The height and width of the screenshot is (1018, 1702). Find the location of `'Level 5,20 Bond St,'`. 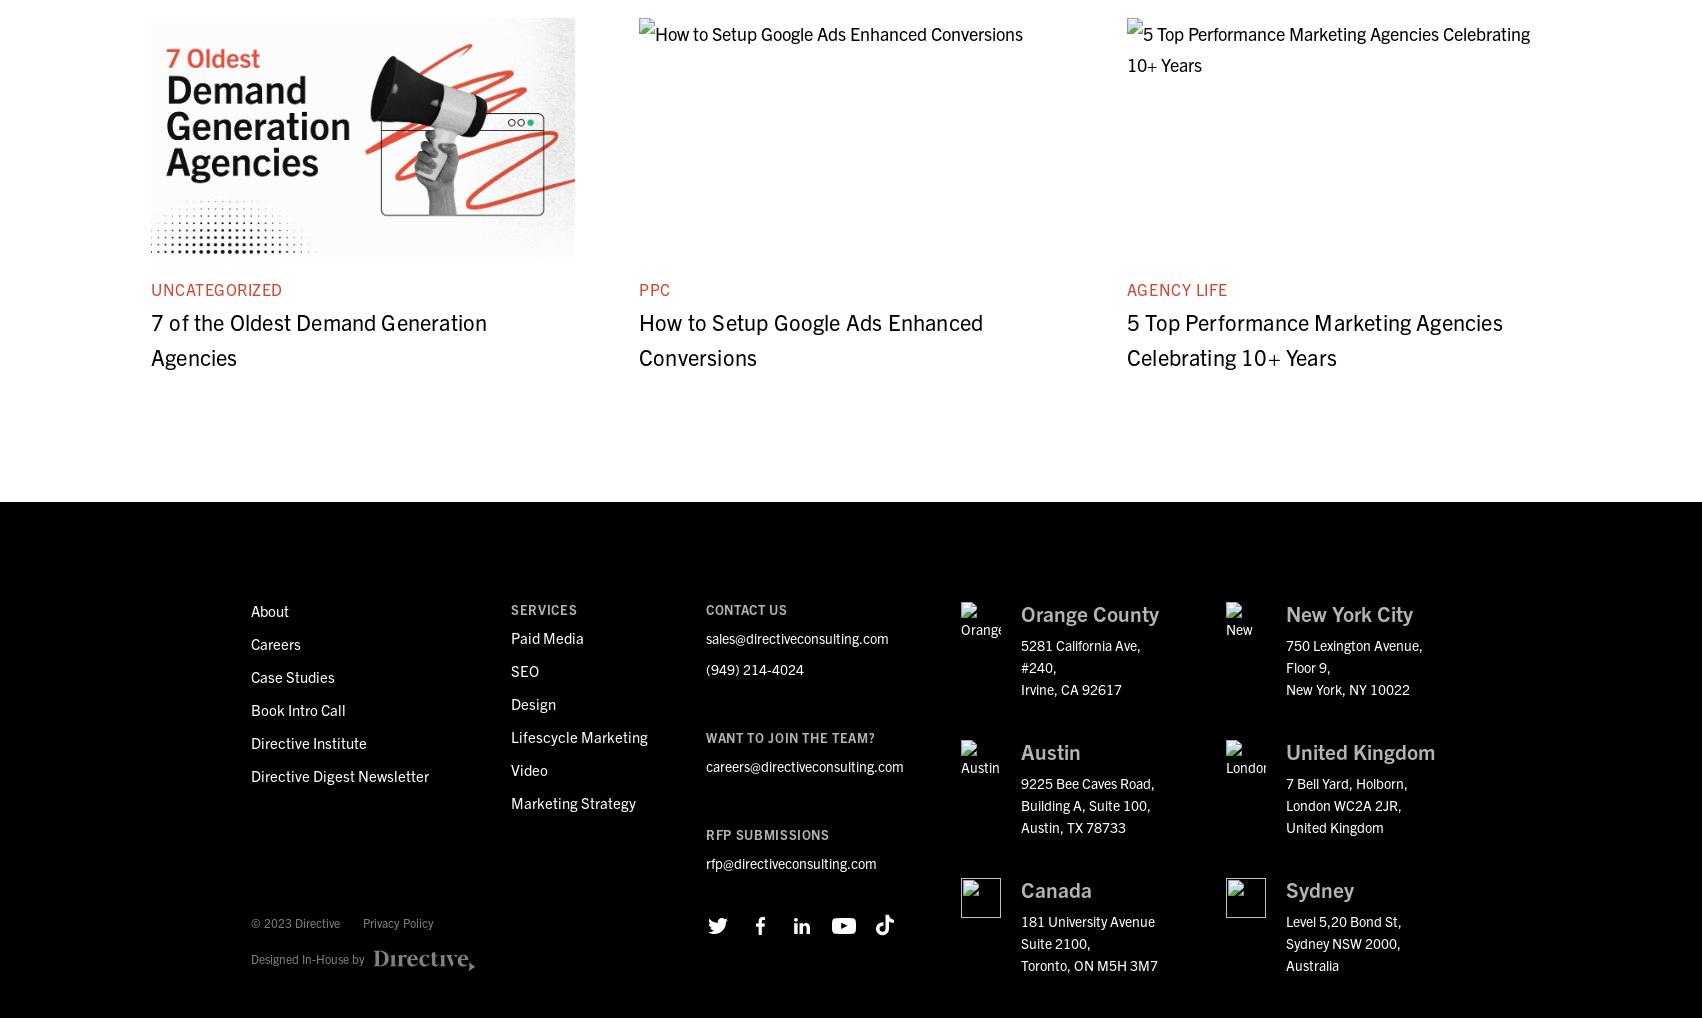

'Level 5,20 Bond St,' is located at coordinates (1343, 919).